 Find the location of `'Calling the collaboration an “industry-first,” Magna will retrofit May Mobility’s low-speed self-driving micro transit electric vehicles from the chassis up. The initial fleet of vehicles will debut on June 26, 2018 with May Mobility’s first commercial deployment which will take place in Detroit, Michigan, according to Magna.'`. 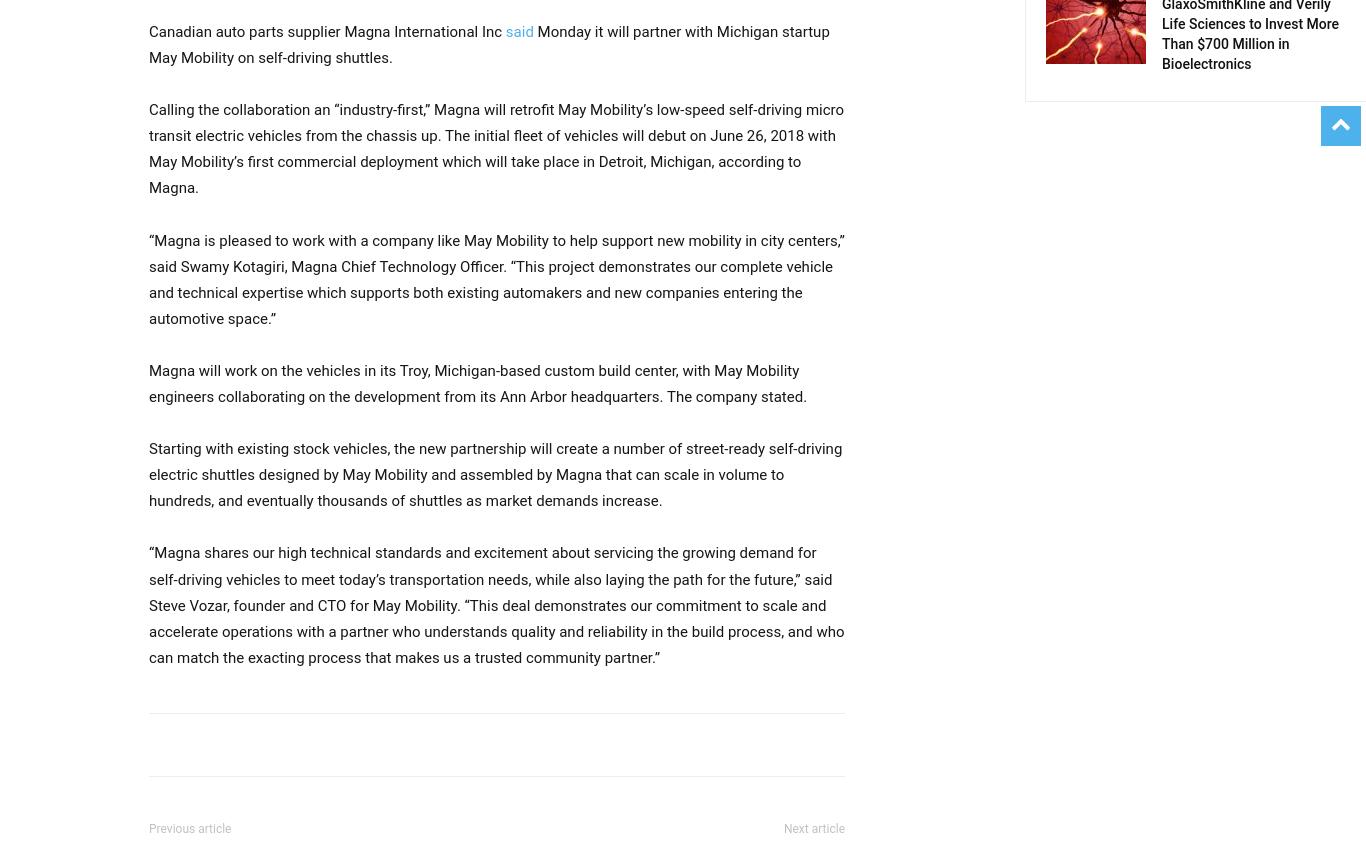

'Calling the collaboration an “industry-first,” Magna will retrofit May Mobility’s low-speed self-driving micro transit electric vehicles from the chassis up. The initial fleet of vehicles will debut on June 26, 2018 with May Mobility’s first commercial deployment which will take place in Detroit, Michigan, according to Magna.' is located at coordinates (496, 149).